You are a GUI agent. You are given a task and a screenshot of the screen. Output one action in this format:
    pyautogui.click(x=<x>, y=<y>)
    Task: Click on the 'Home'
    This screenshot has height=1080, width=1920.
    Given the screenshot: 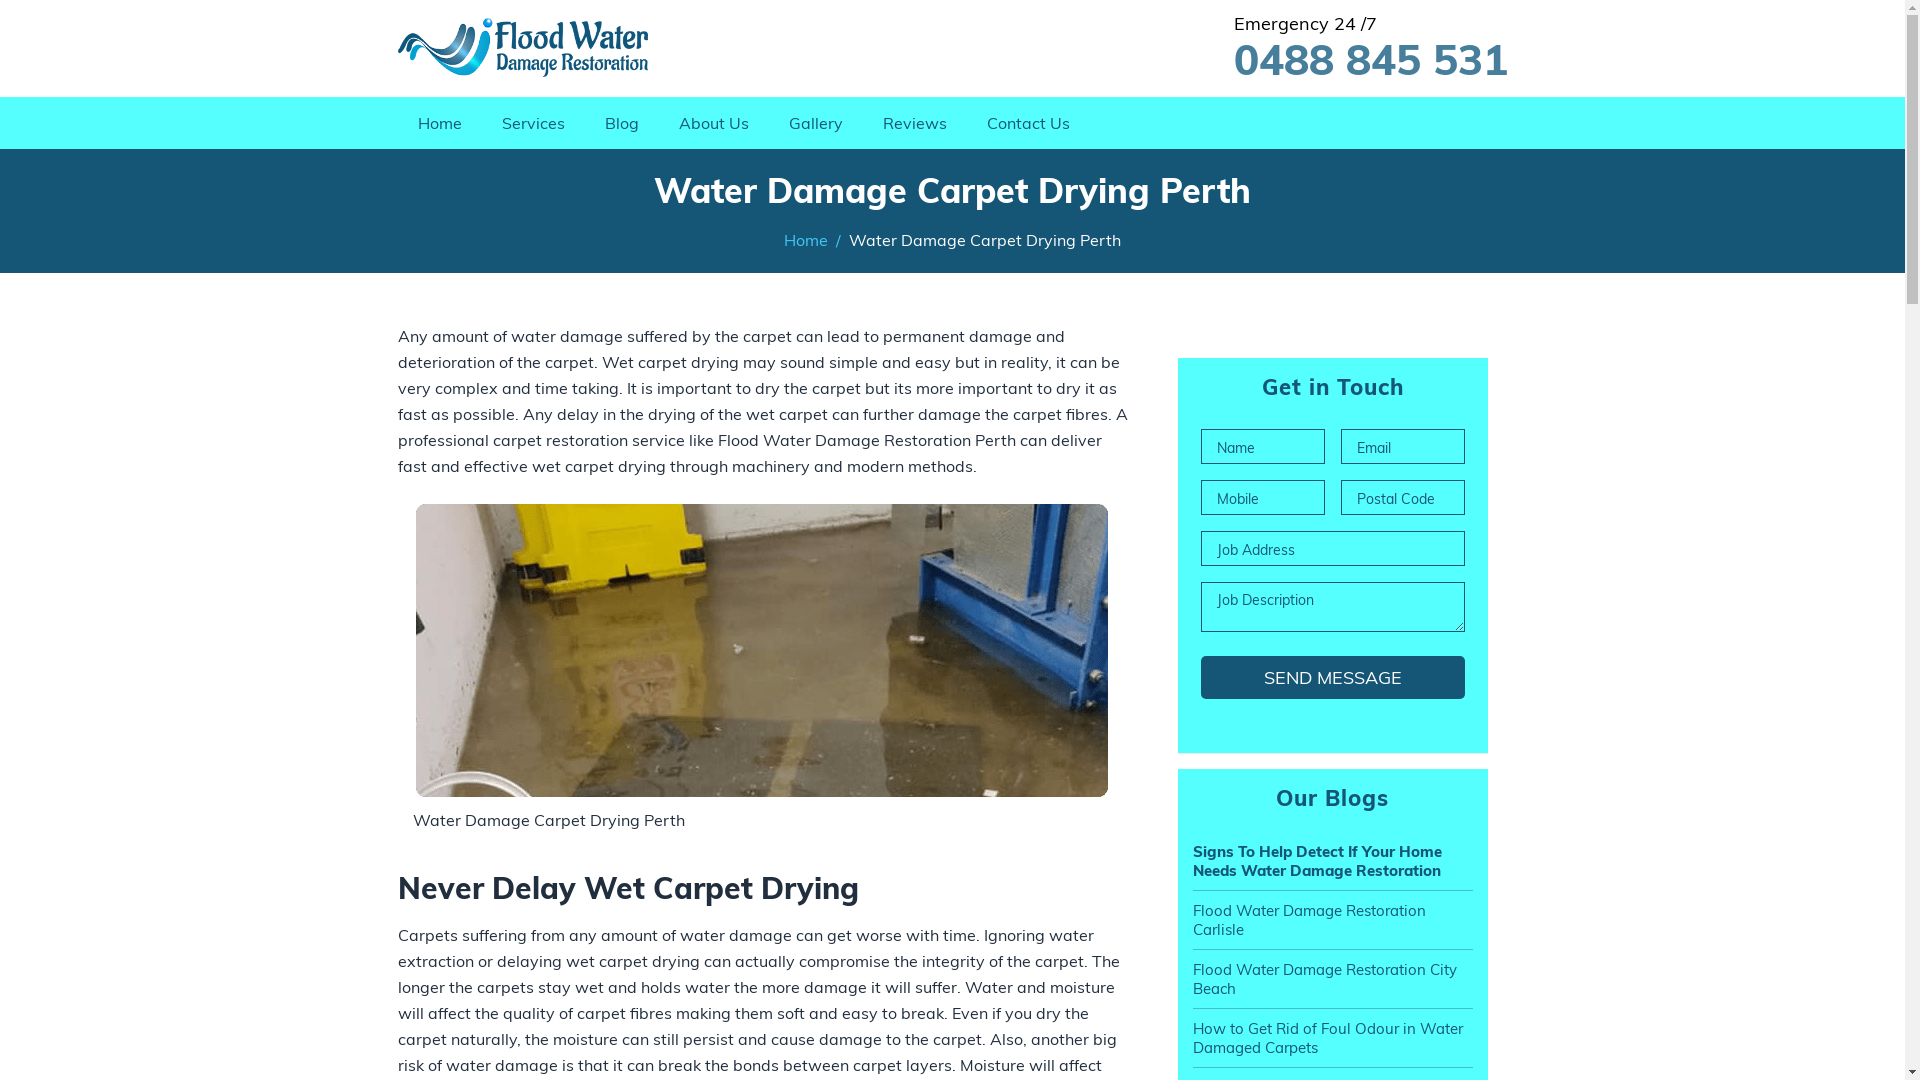 What is the action you would take?
    pyautogui.click(x=782, y=238)
    